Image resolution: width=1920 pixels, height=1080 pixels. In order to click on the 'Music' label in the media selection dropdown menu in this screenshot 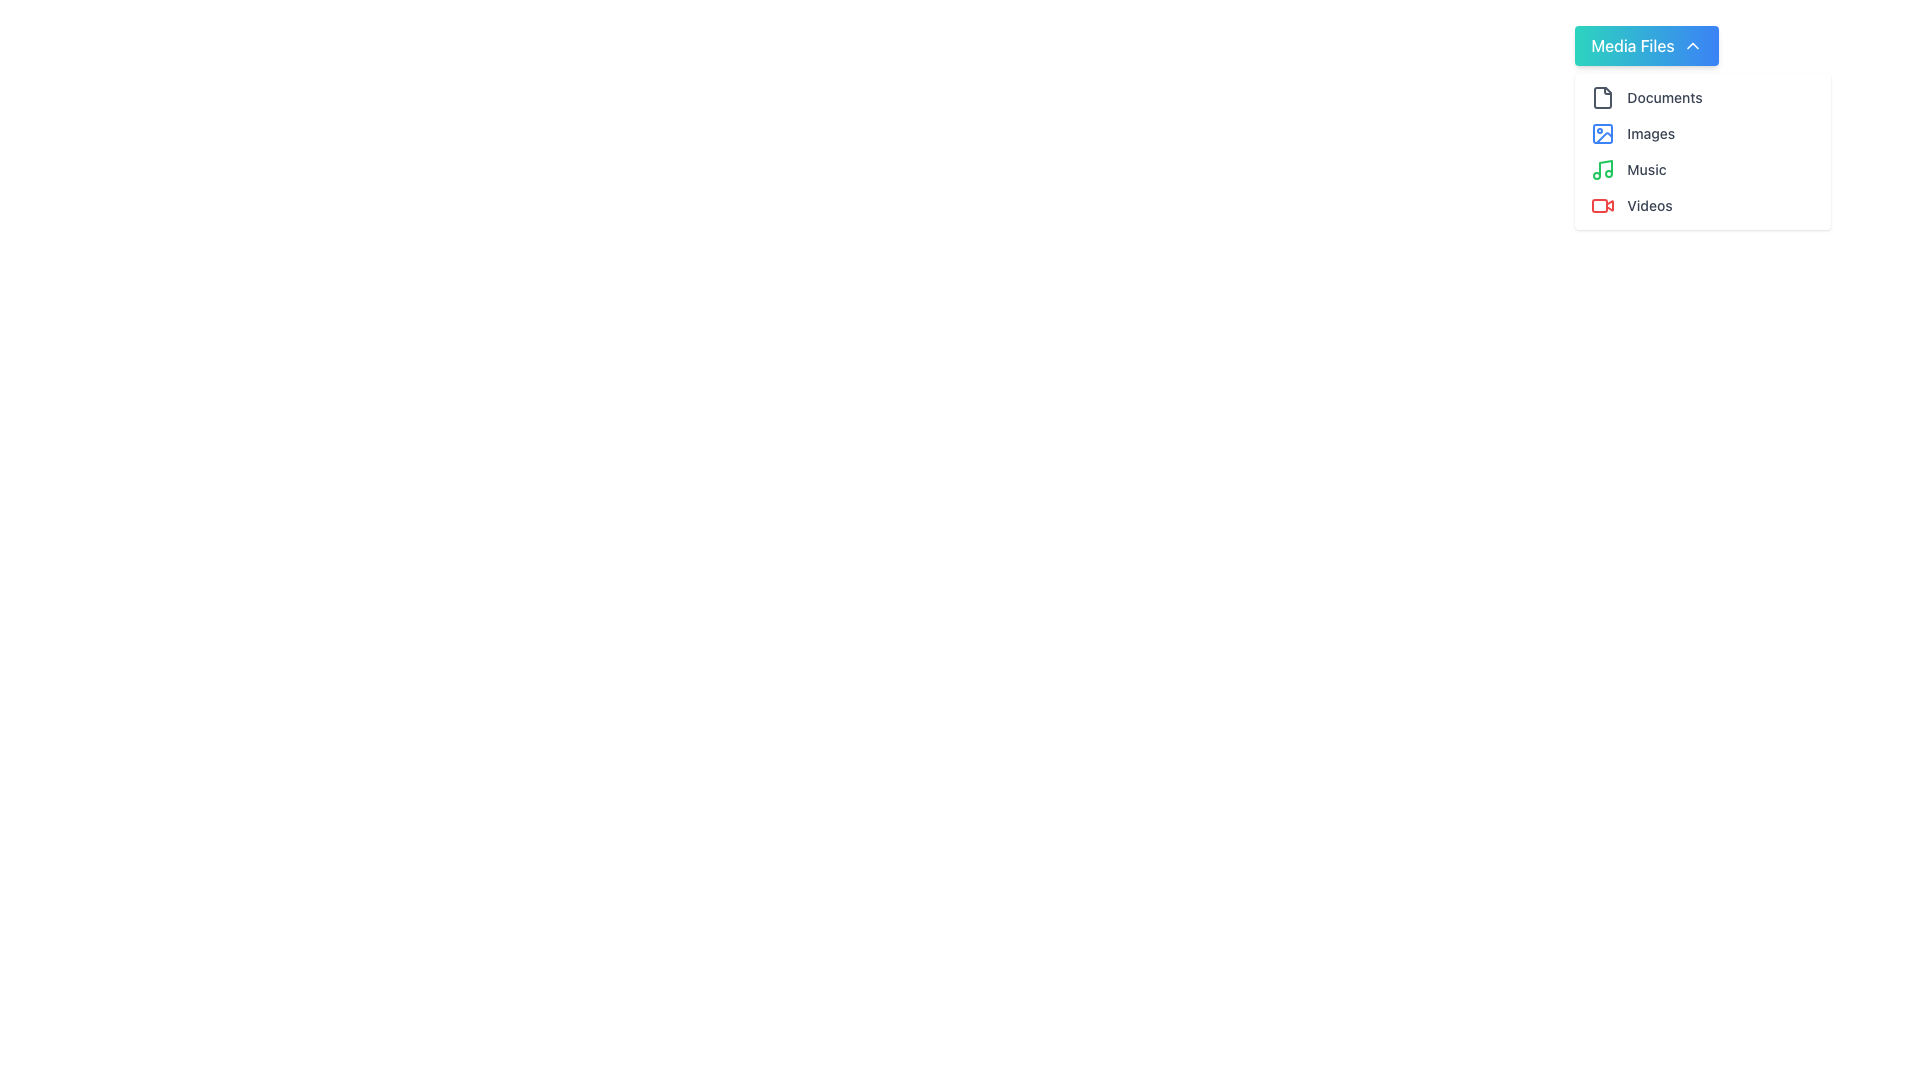, I will do `click(1646, 168)`.